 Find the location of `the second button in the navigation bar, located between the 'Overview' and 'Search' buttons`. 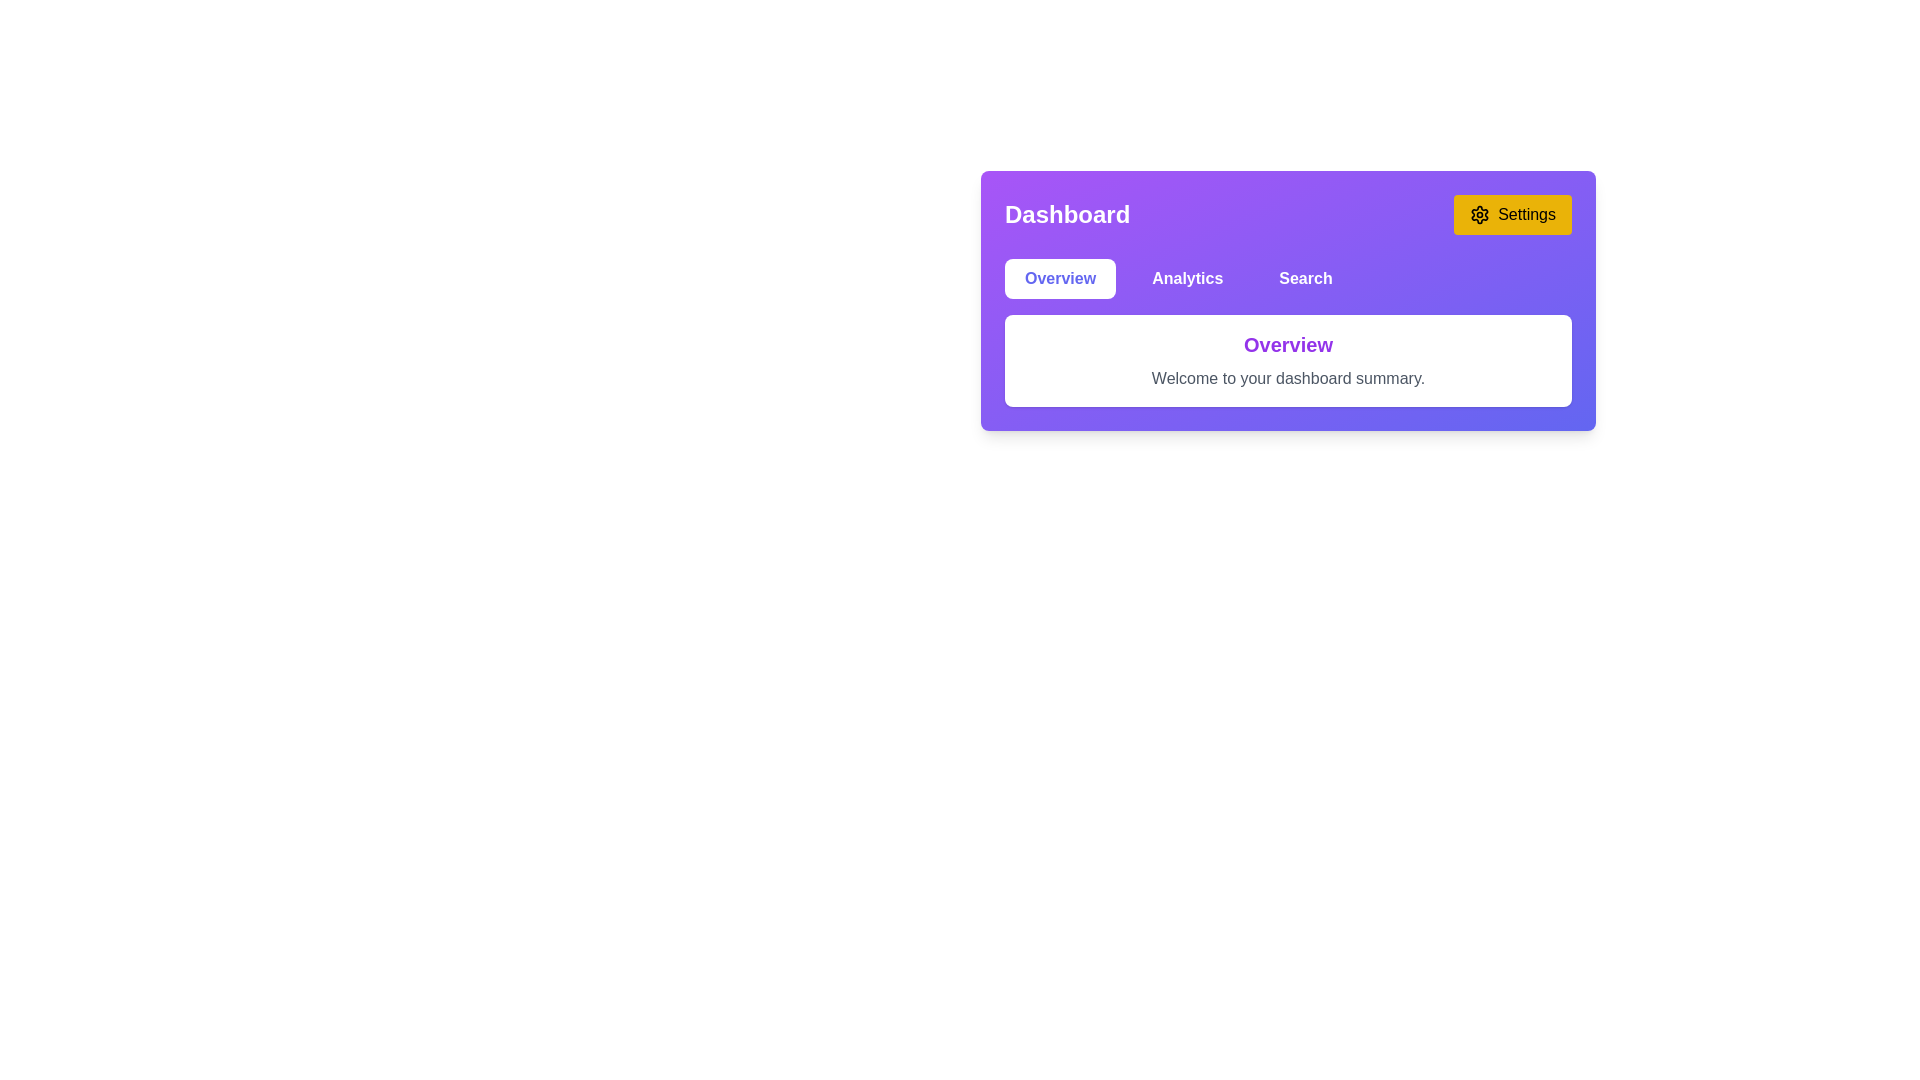

the second button in the navigation bar, located between the 'Overview' and 'Search' buttons is located at coordinates (1187, 278).